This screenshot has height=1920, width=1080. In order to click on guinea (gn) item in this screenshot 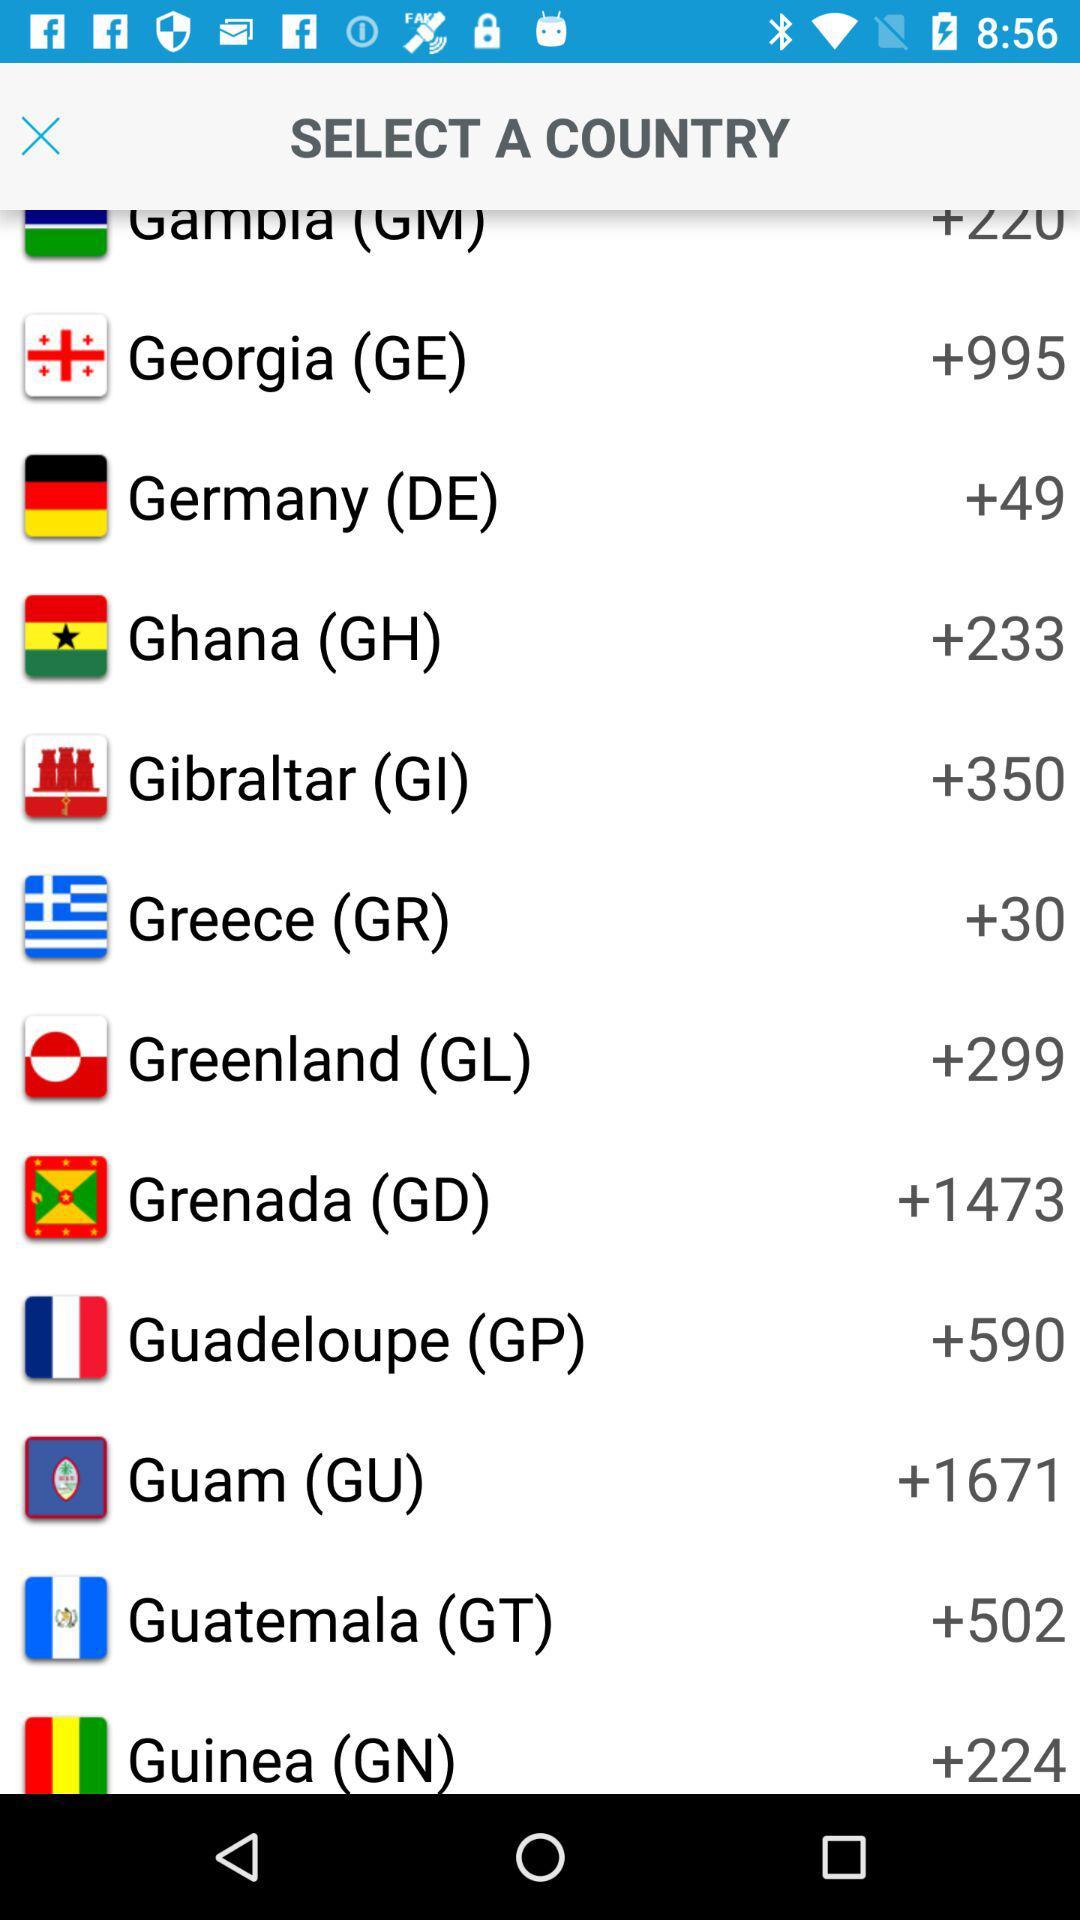, I will do `click(292, 1754)`.